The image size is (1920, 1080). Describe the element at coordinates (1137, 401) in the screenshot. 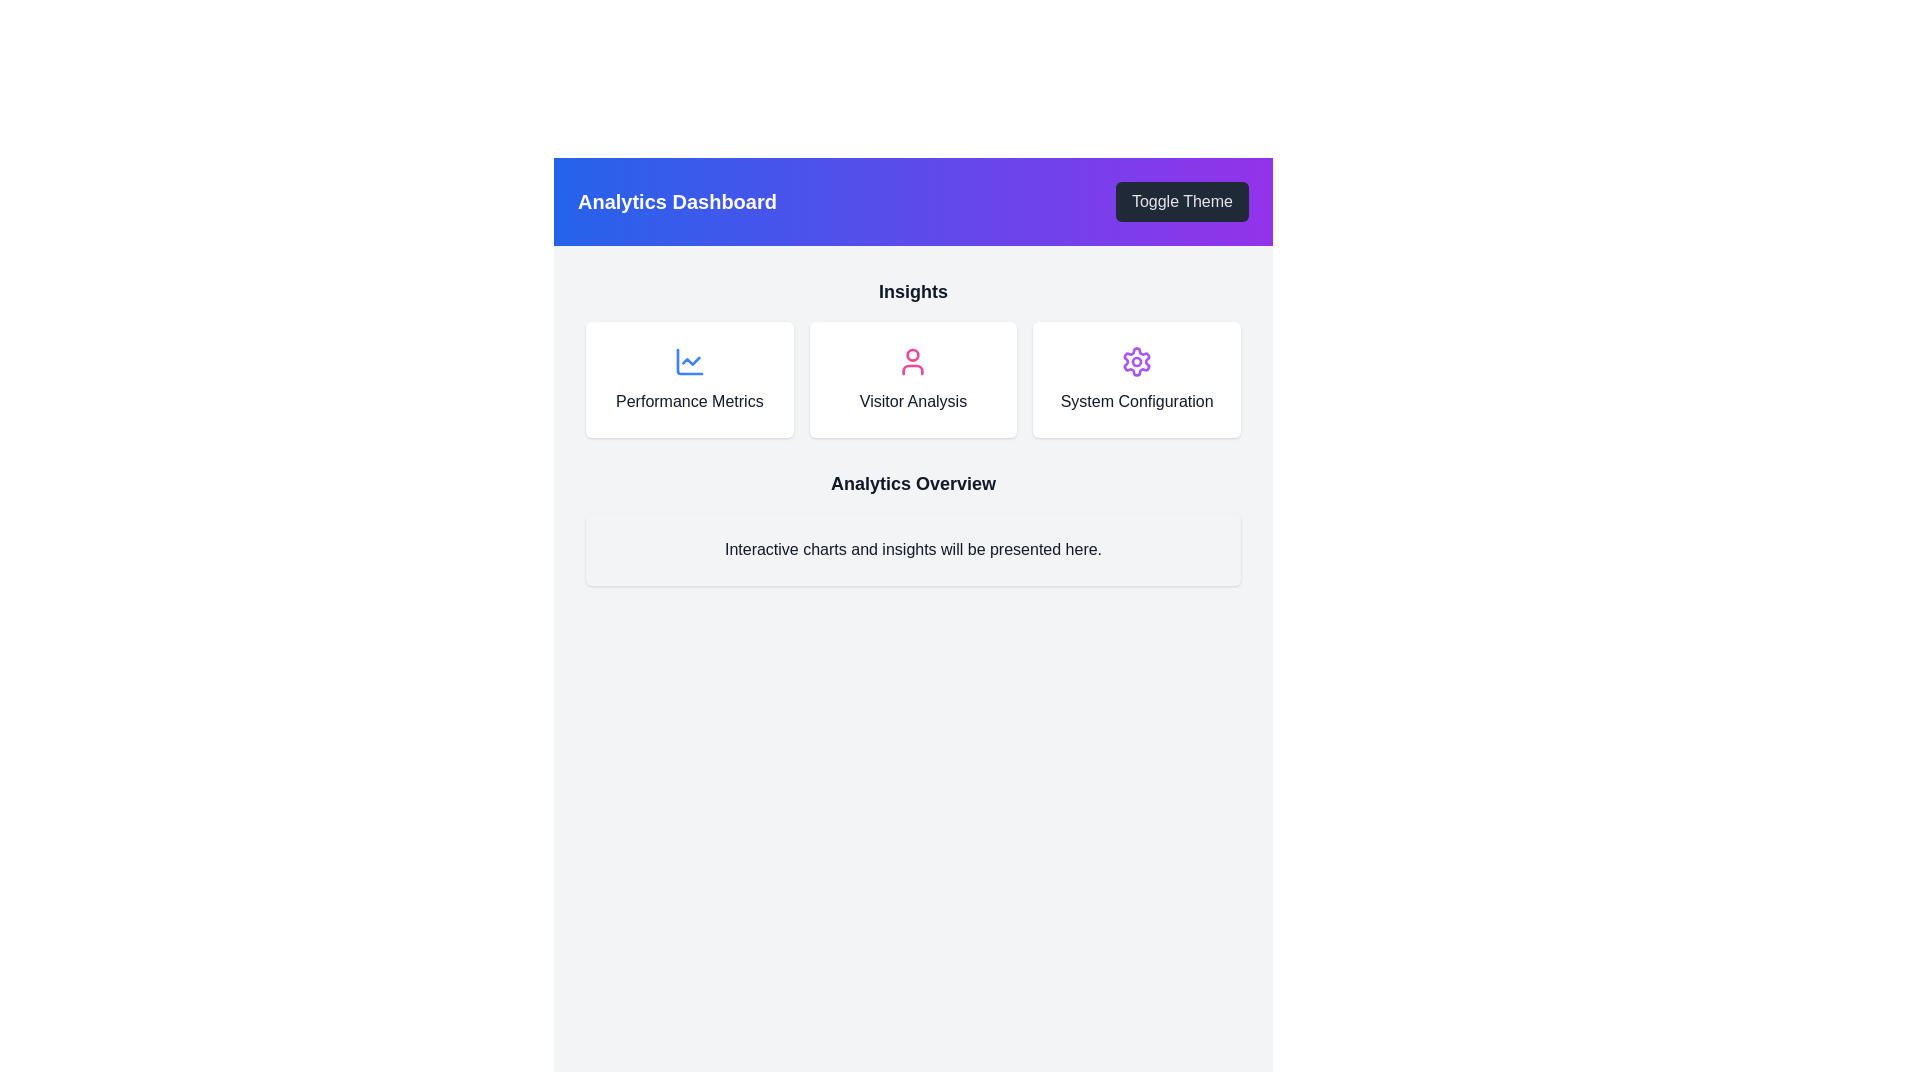

I see `the descriptive text label for the system configuration feature located beneath the settings icon on the third card in the 'Insights' section of the dashboard` at that location.